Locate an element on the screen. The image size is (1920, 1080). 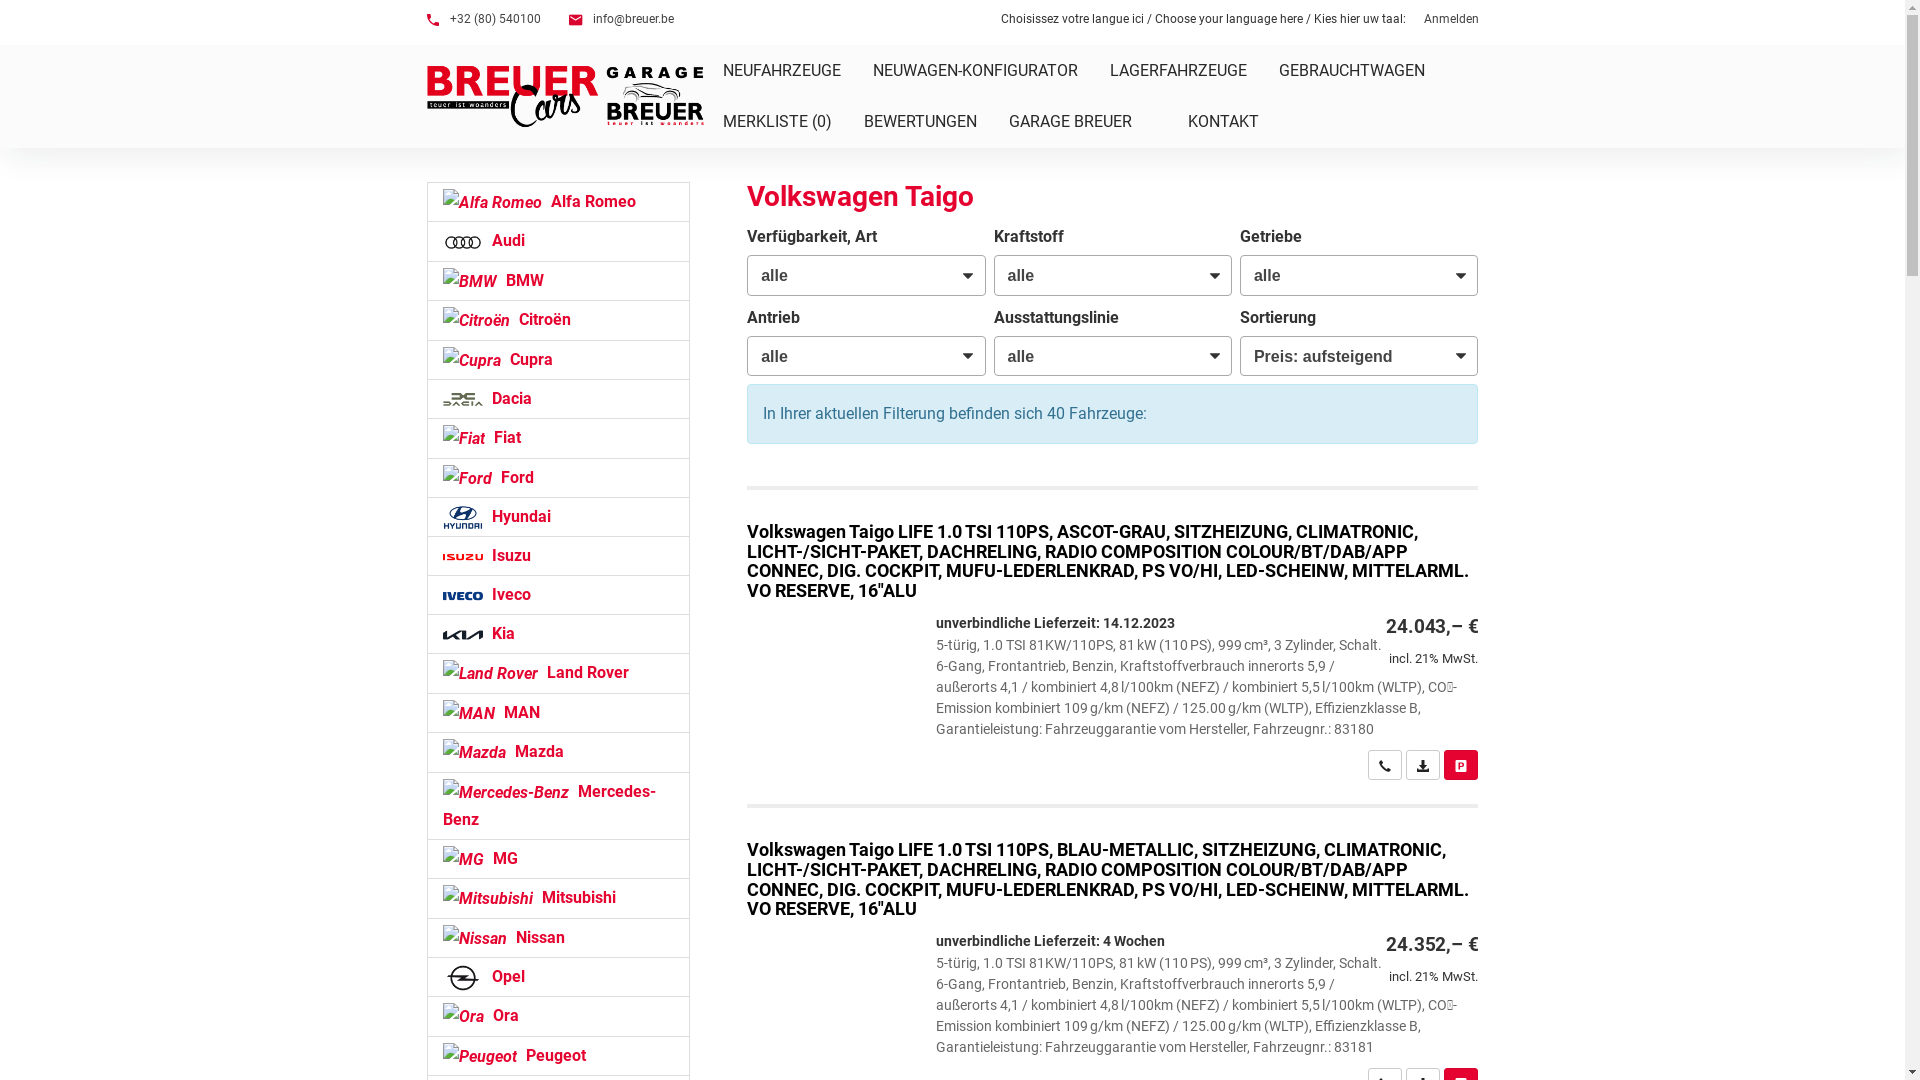
'Opel' is located at coordinates (557, 975).